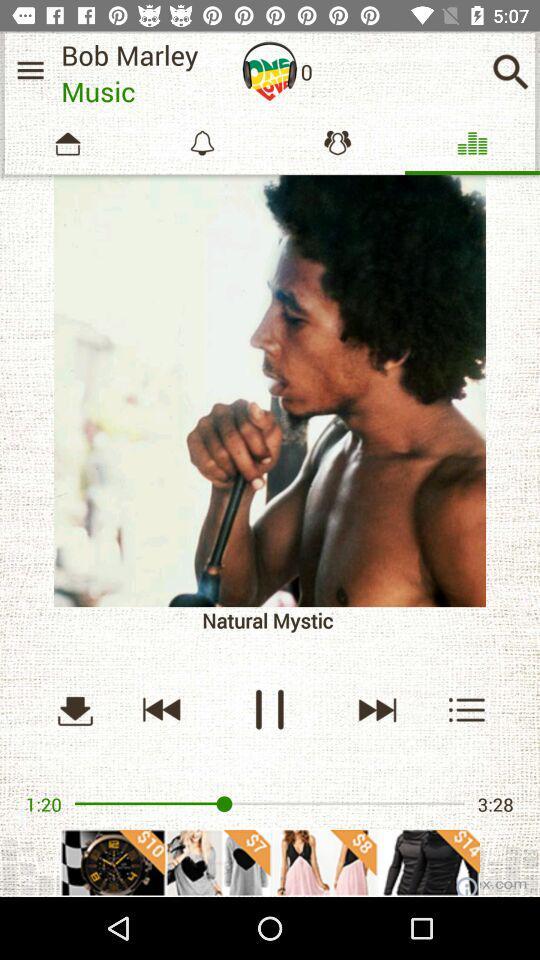 The width and height of the screenshot is (540, 960). Describe the element at coordinates (510, 71) in the screenshot. I see `search option` at that location.